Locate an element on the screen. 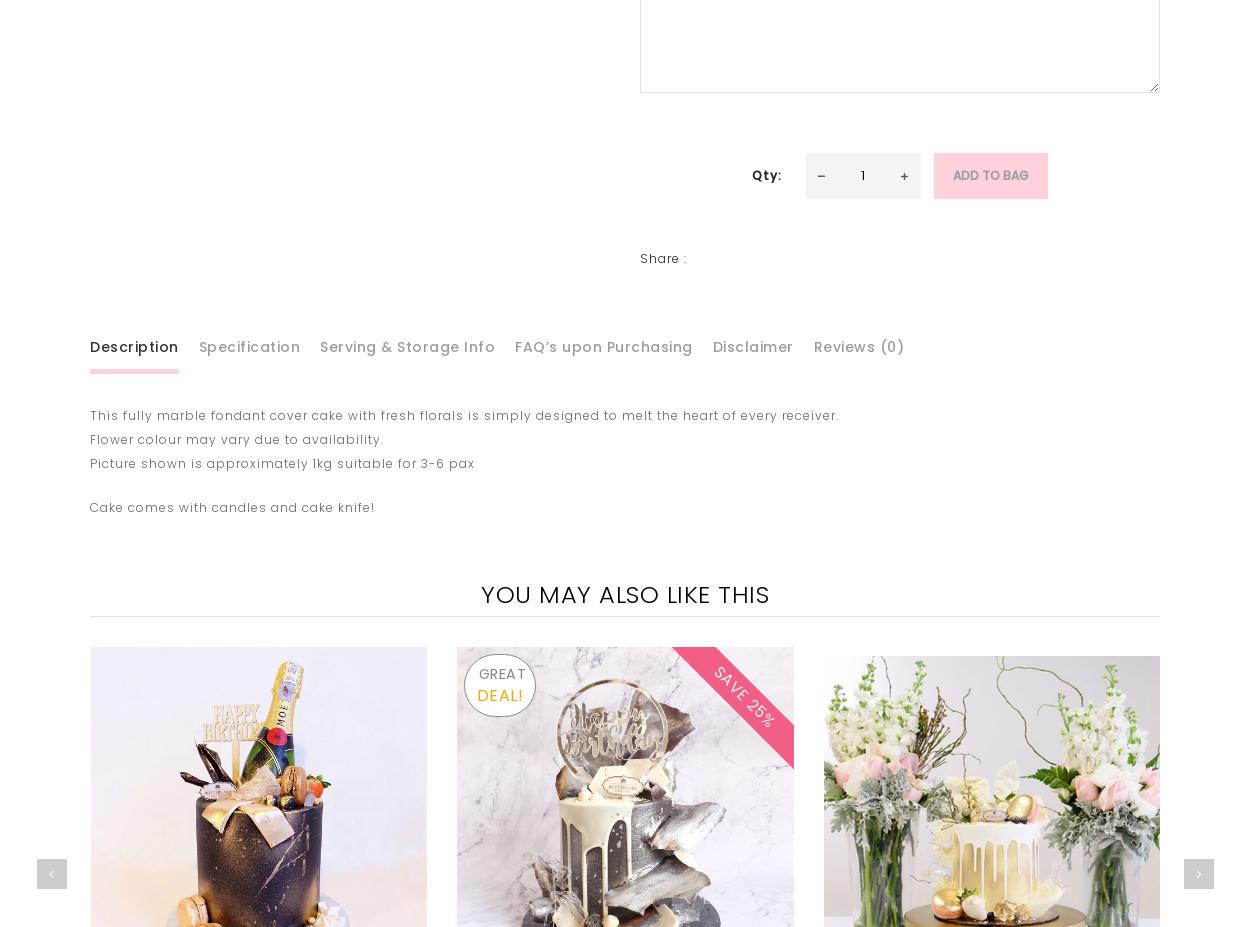 The height and width of the screenshot is (927, 1250). 'Reviews (0)' is located at coordinates (812, 344).